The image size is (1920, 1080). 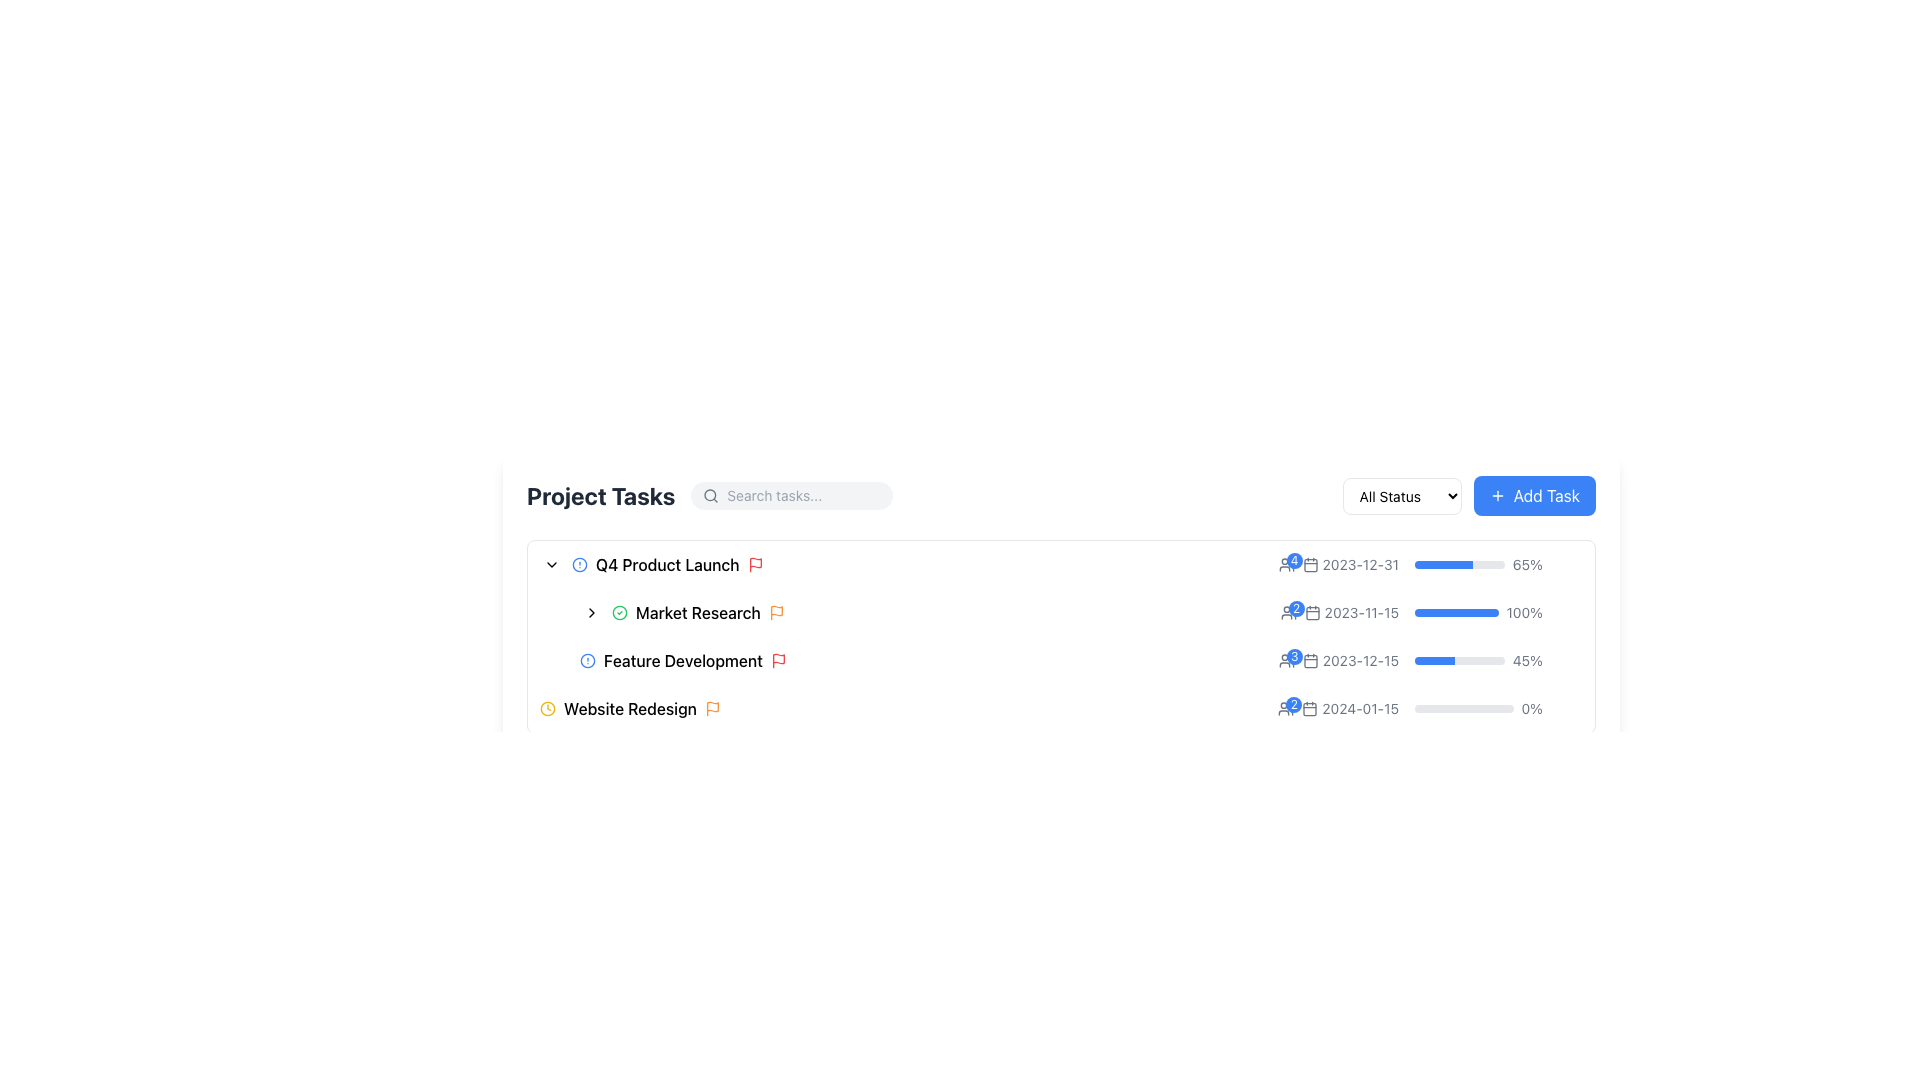 I want to click on the text element indicating the percentage completion of a task, located to the right of the progress bar, so click(x=1531, y=708).